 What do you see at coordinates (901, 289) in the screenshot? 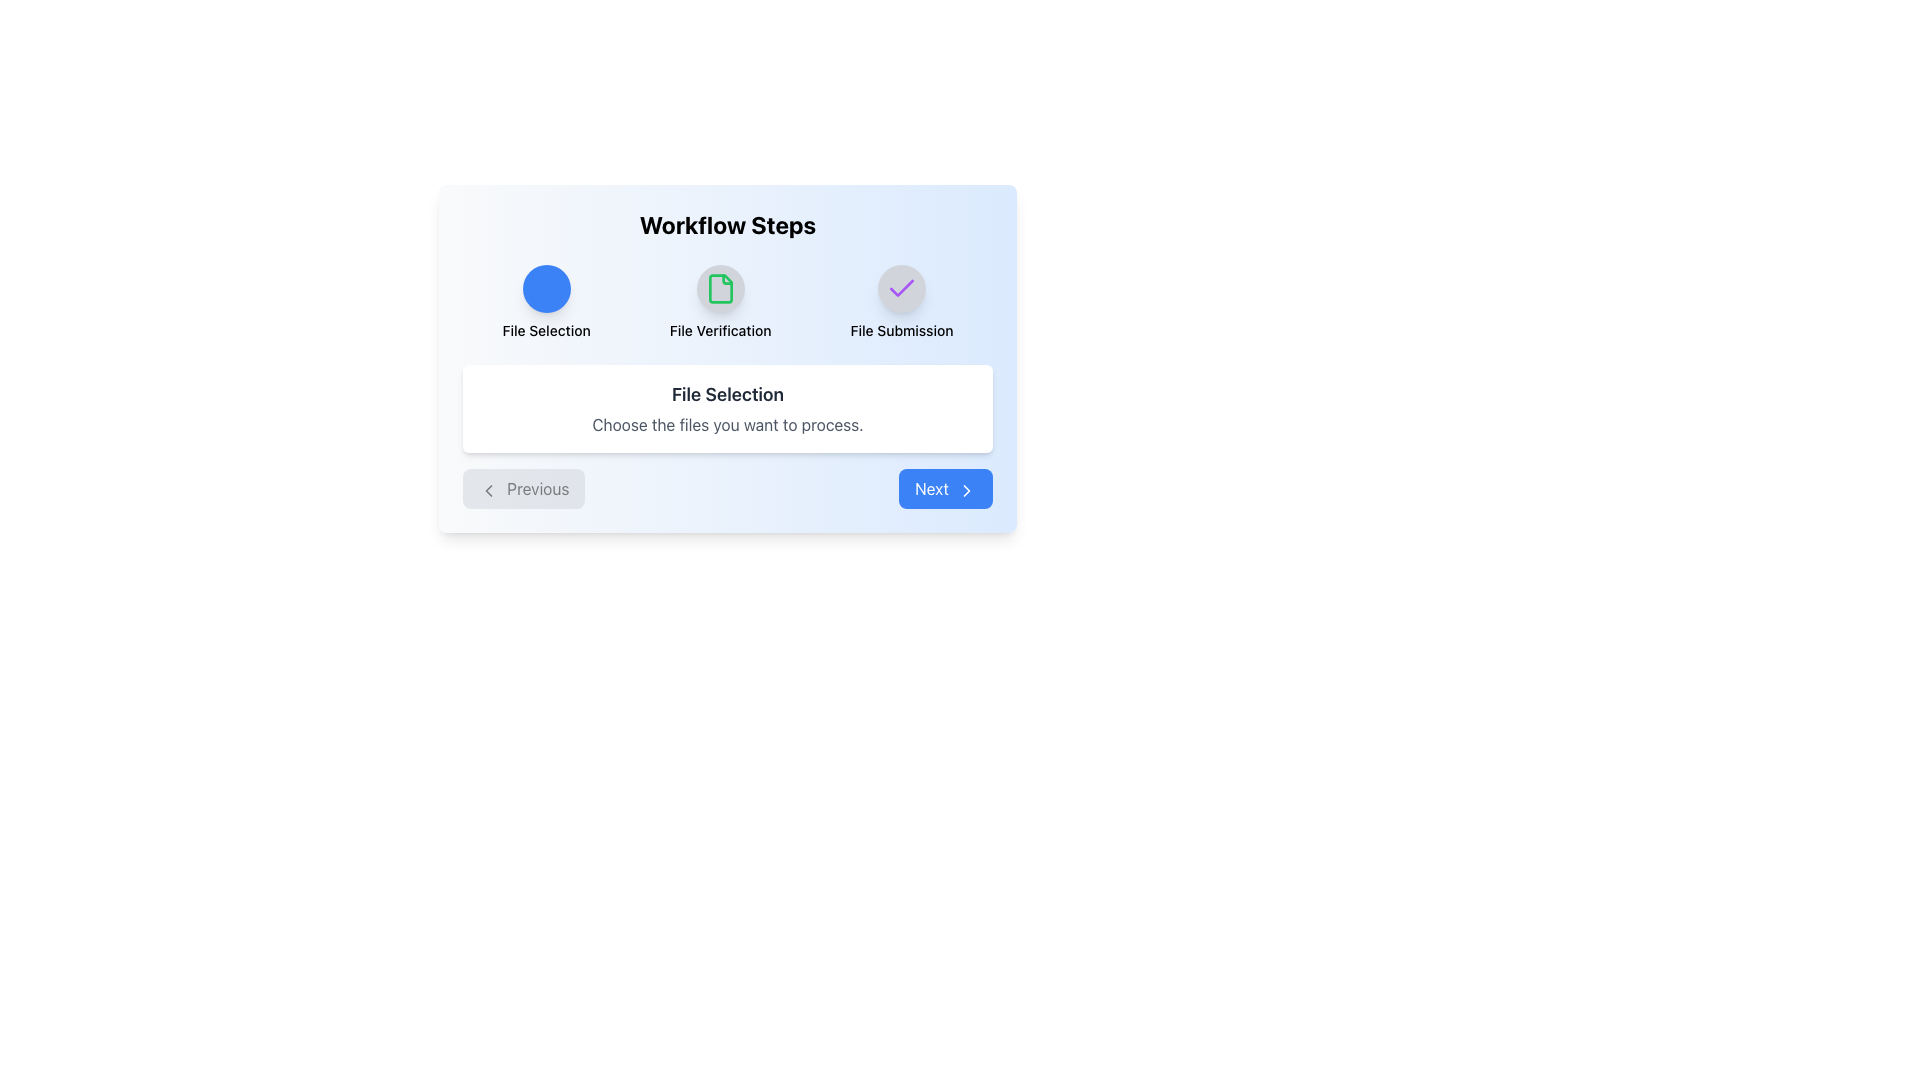
I see `the Icon button that indicates the completion of the 'File Submission' step in the workflow process, positioned on the rightmost side under the label 'File Submission'` at bounding box center [901, 289].